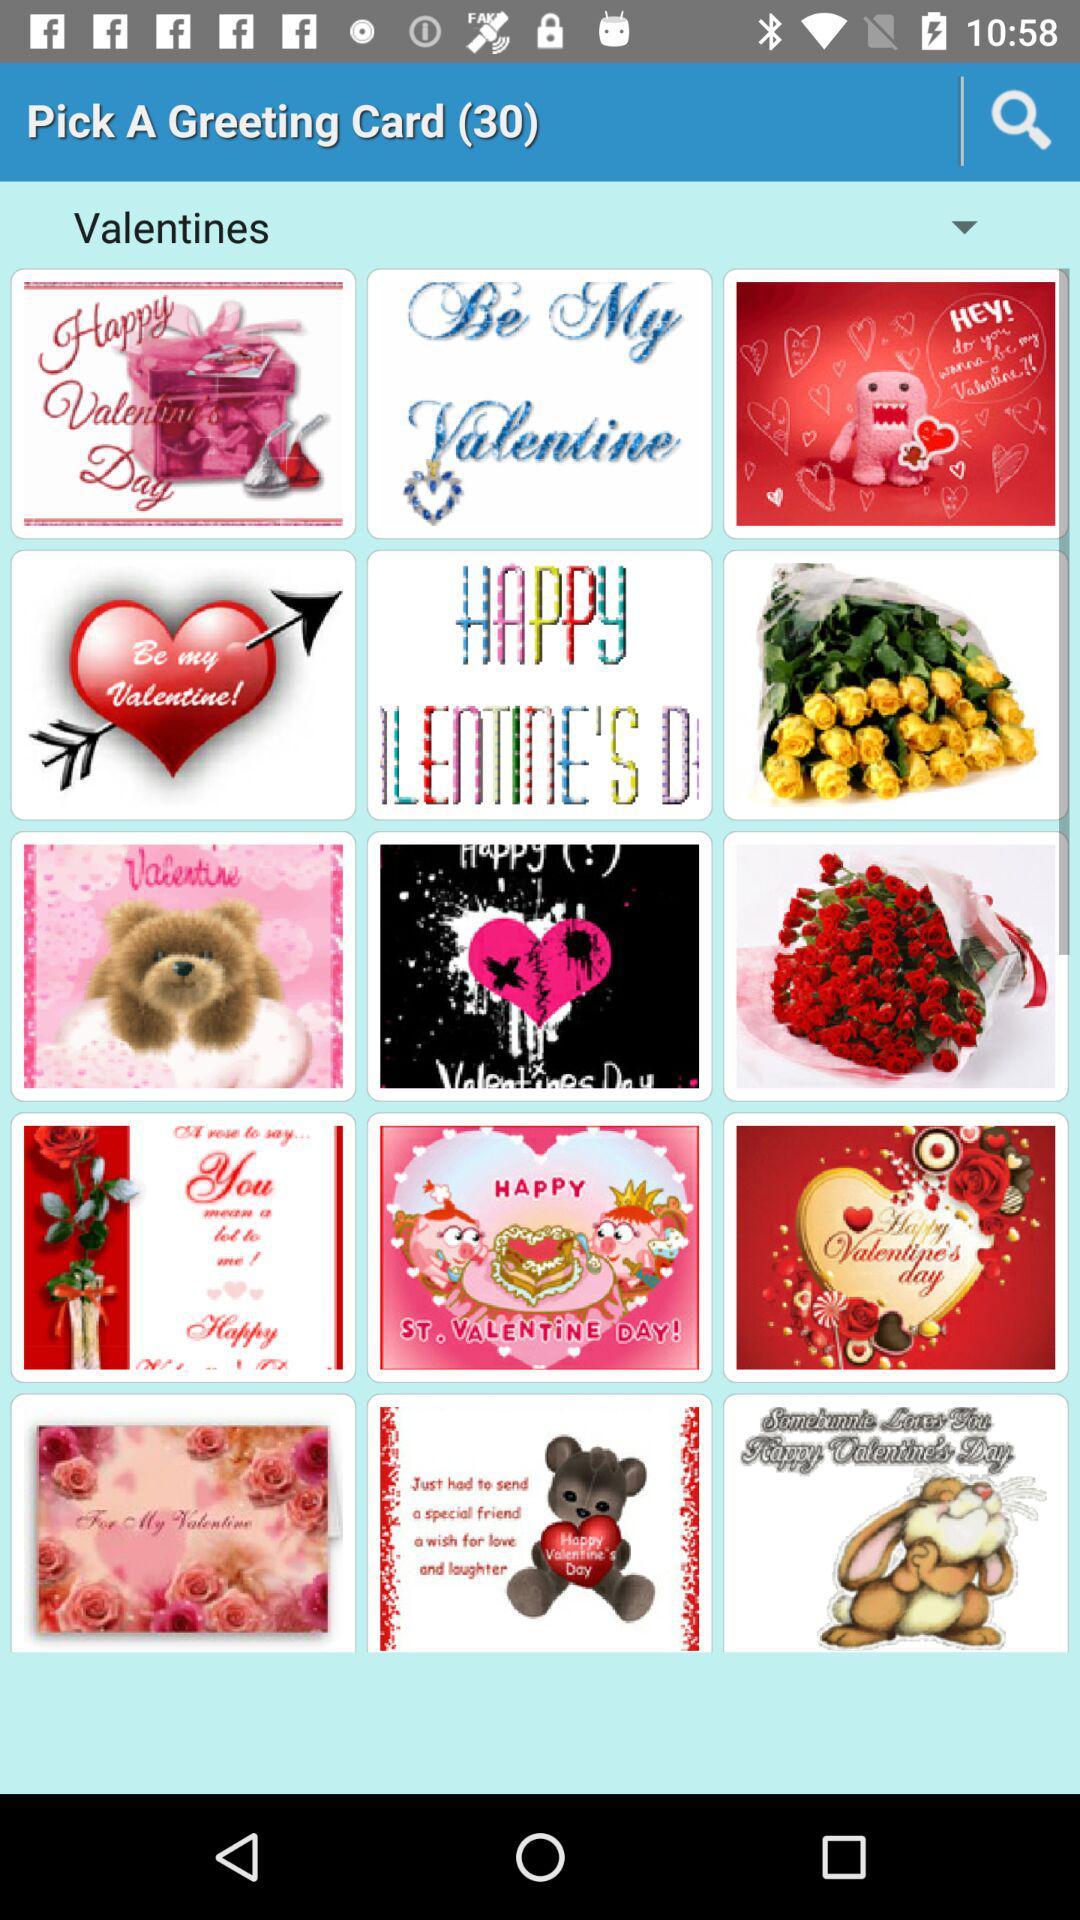  Describe the element at coordinates (894, 685) in the screenshot. I see `for some image` at that location.